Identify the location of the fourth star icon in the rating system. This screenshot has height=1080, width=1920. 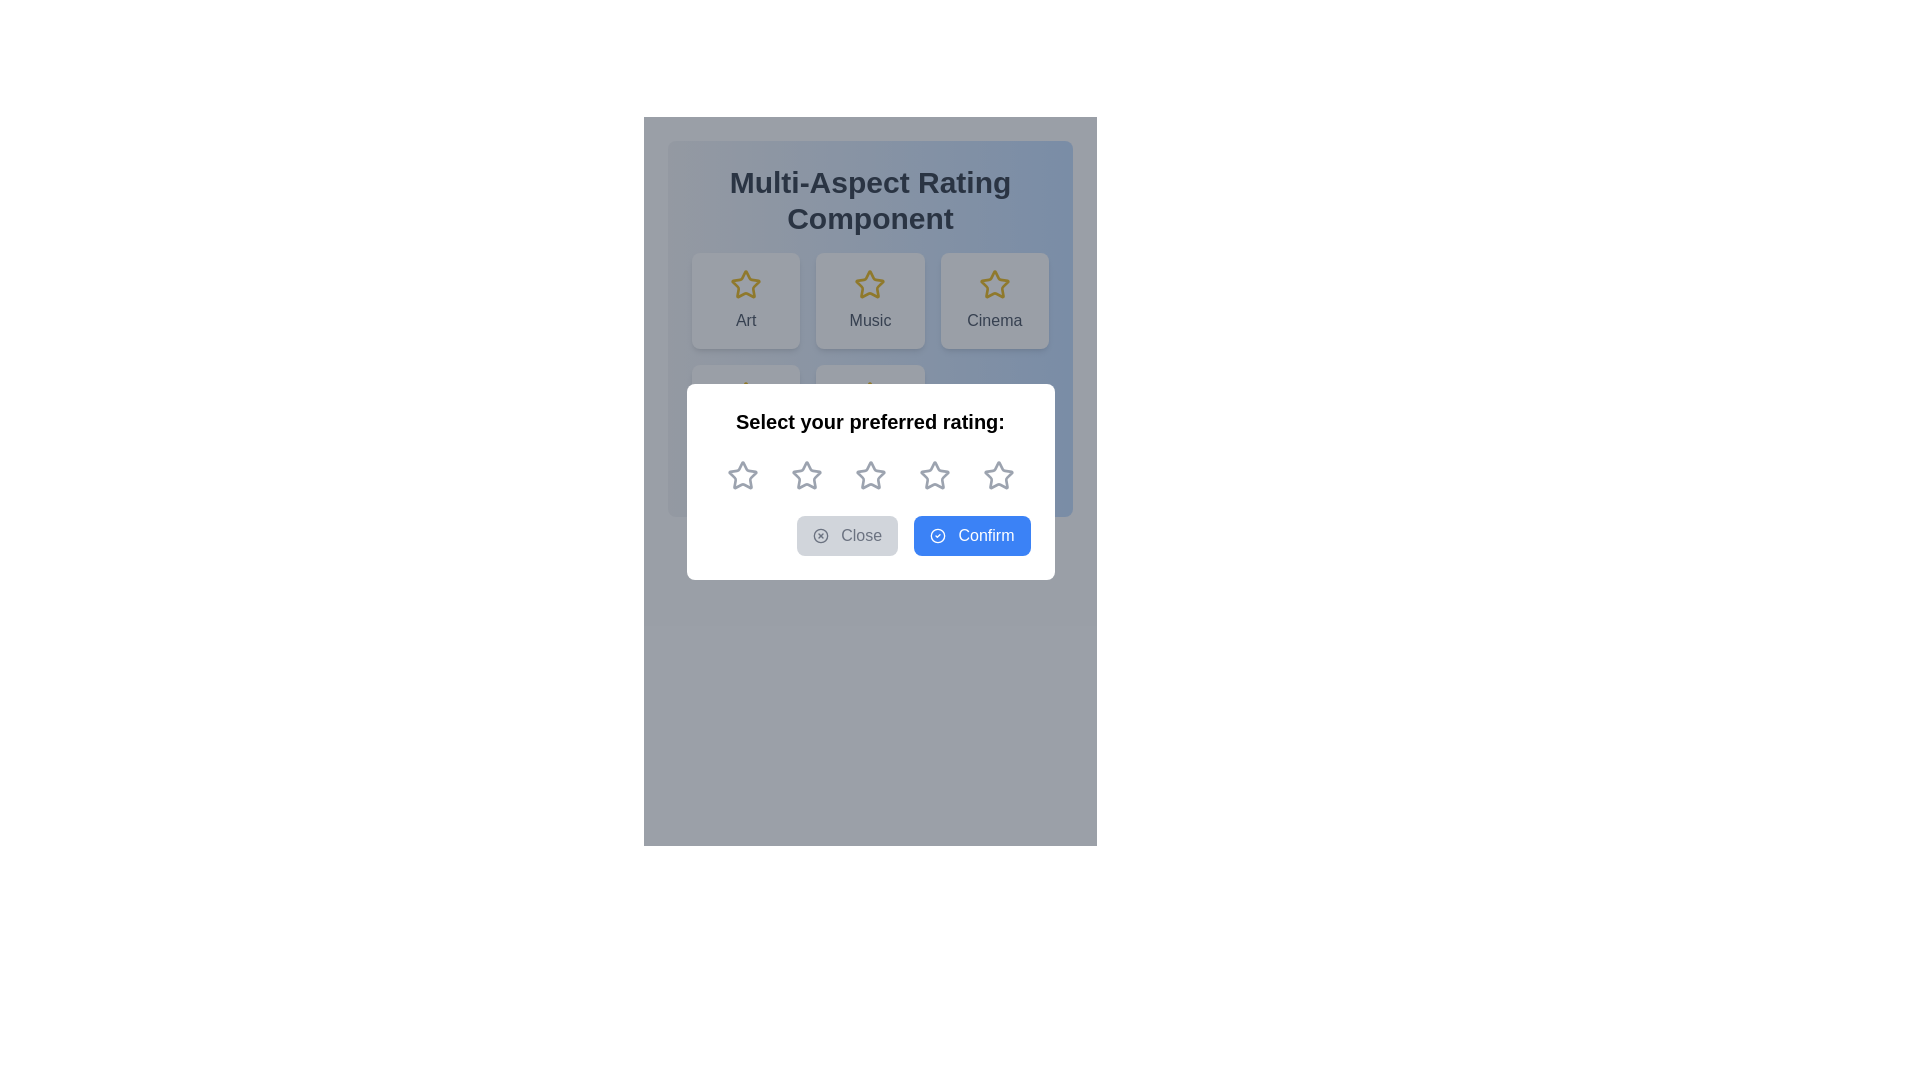
(933, 474).